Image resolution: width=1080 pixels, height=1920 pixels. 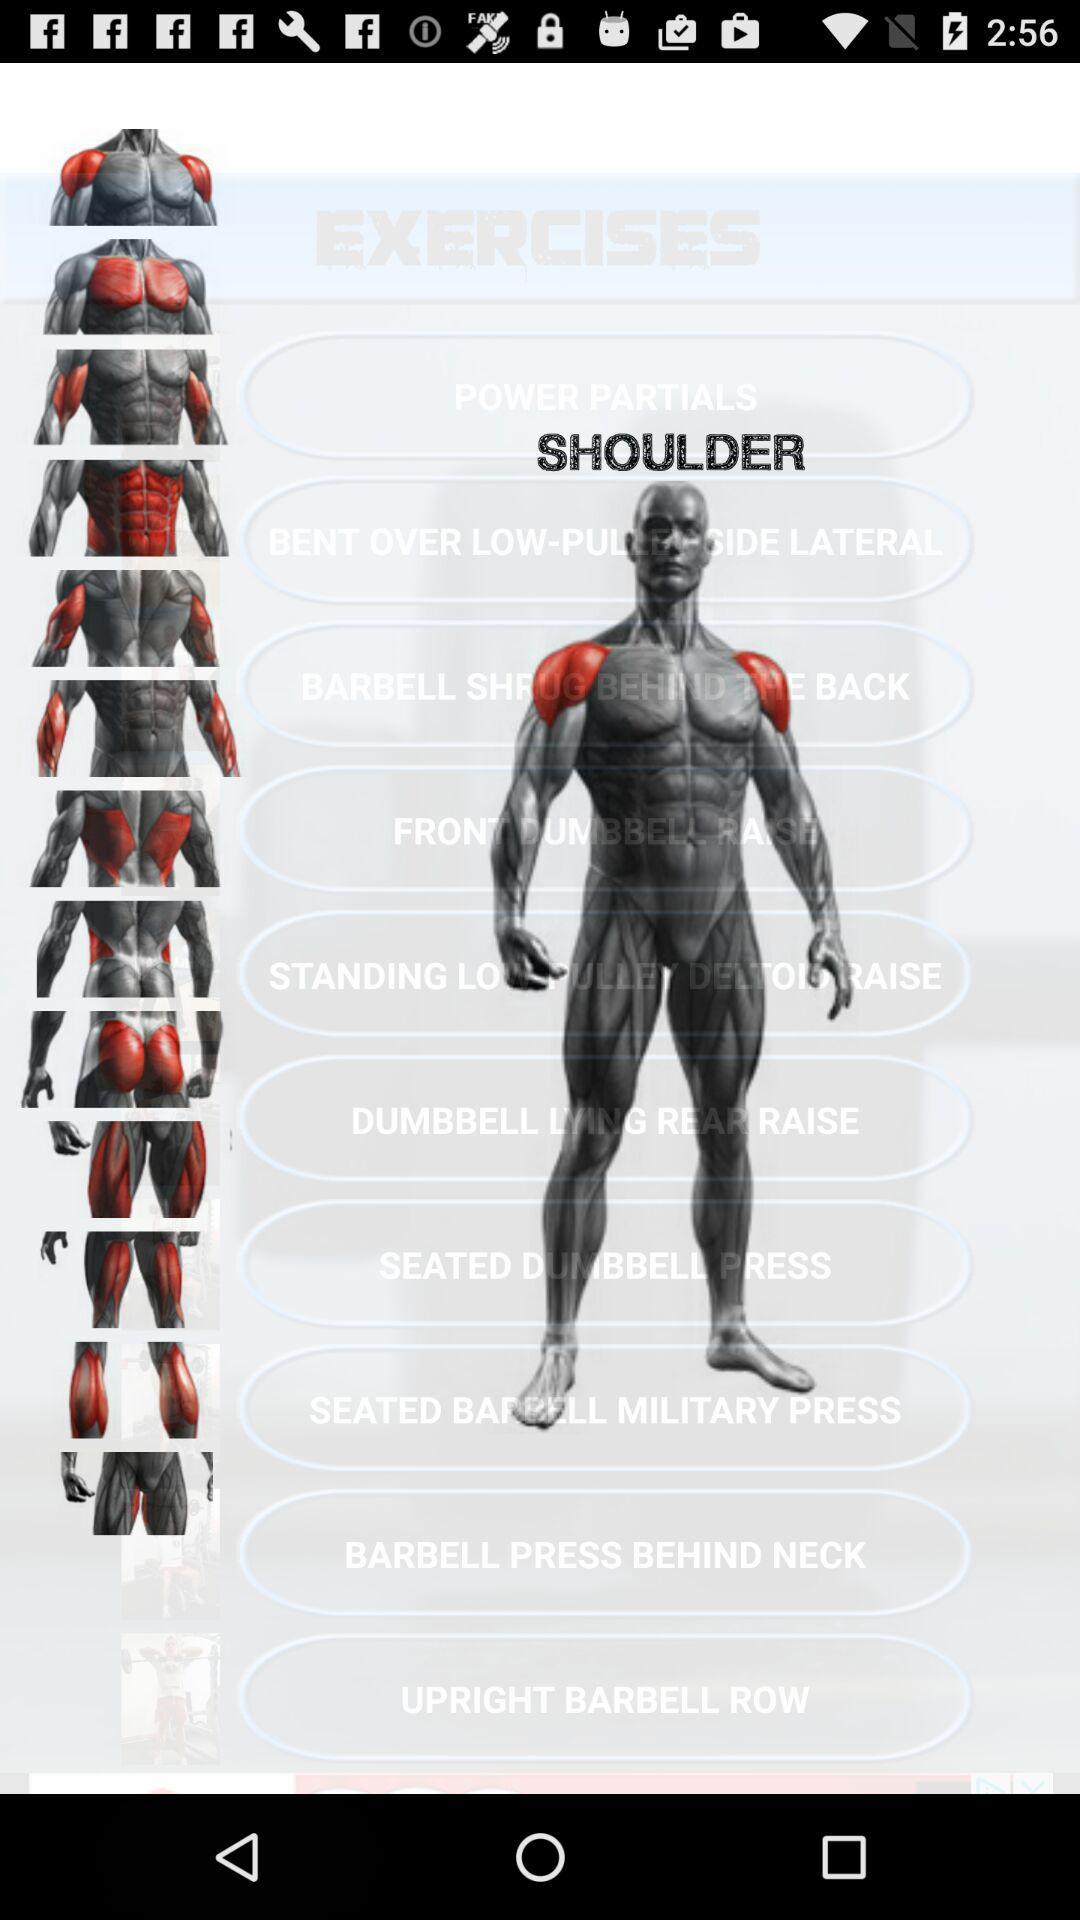 What do you see at coordinates (131, 391) in the screenshot?
I see `show shoulder muscles` at bounding box center [131, 391].